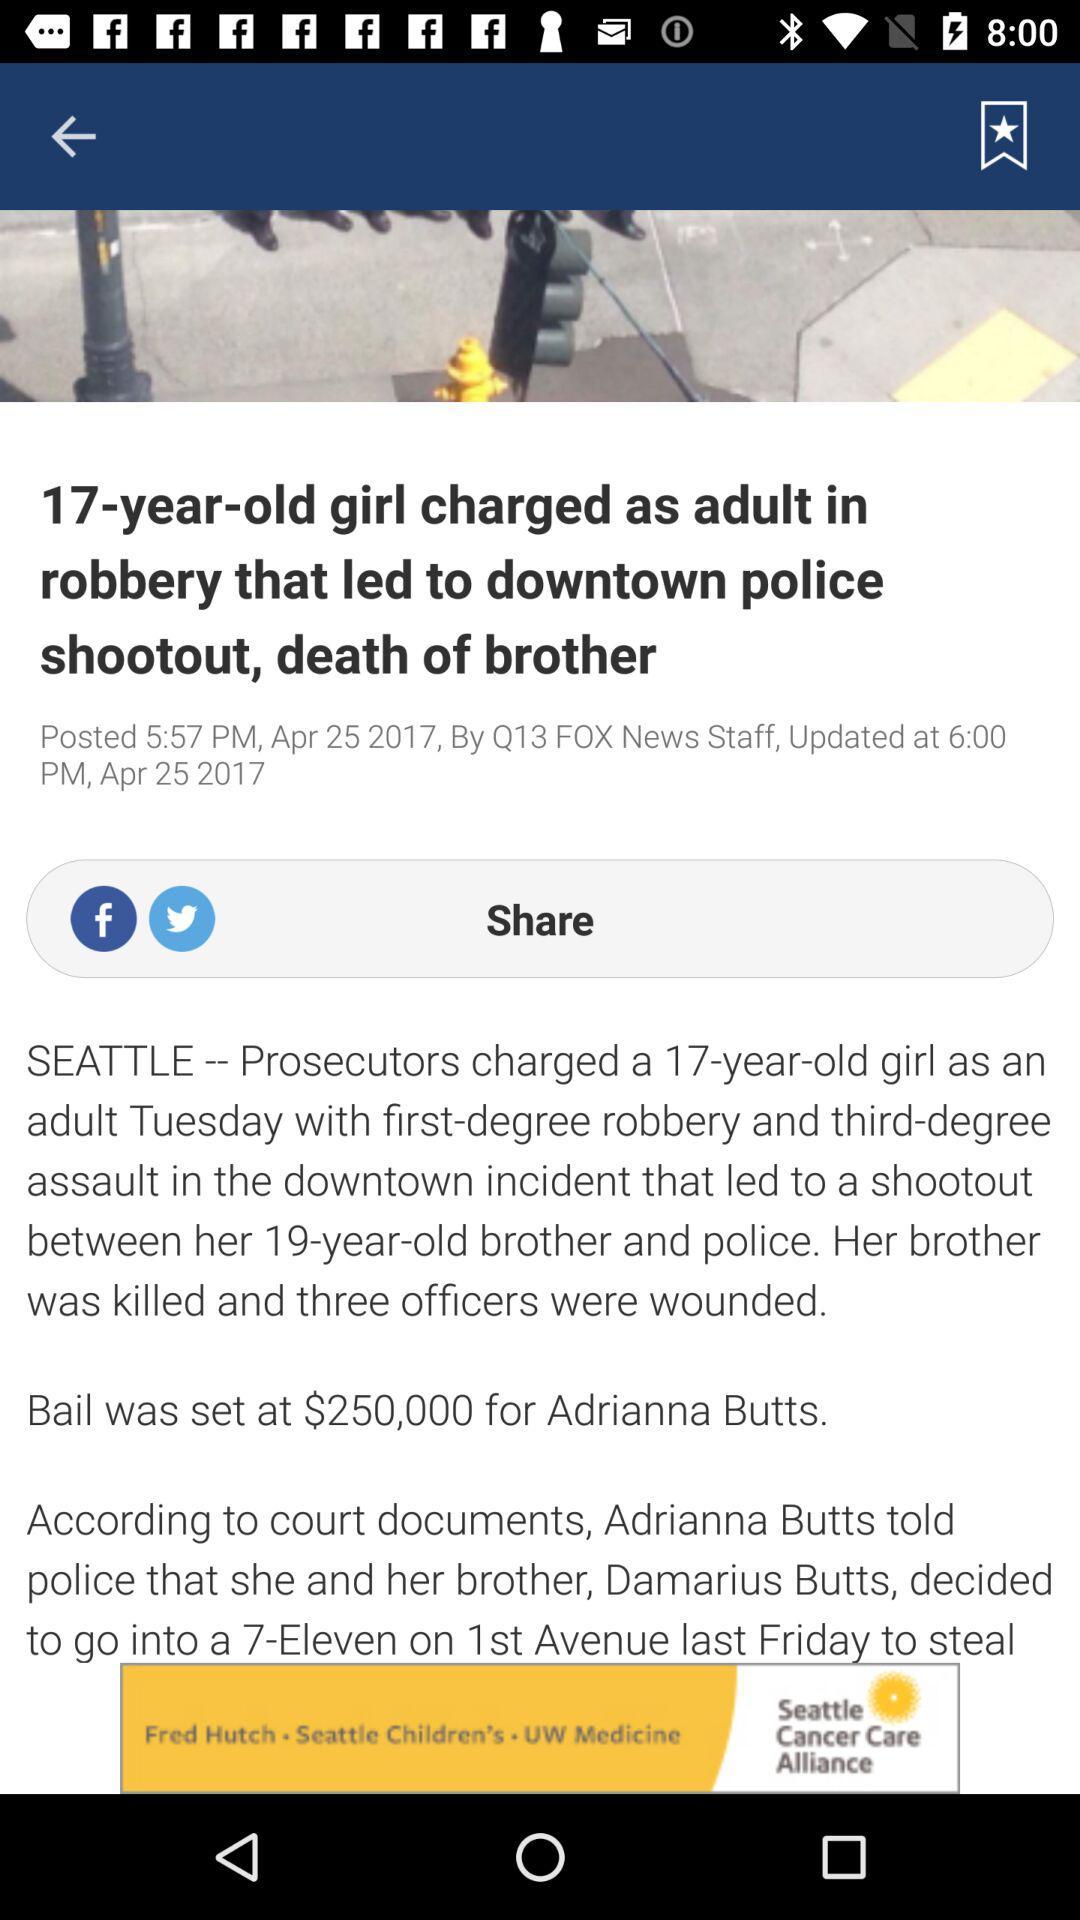  I want to click on the arrow_backward icon, so click(72, 135).